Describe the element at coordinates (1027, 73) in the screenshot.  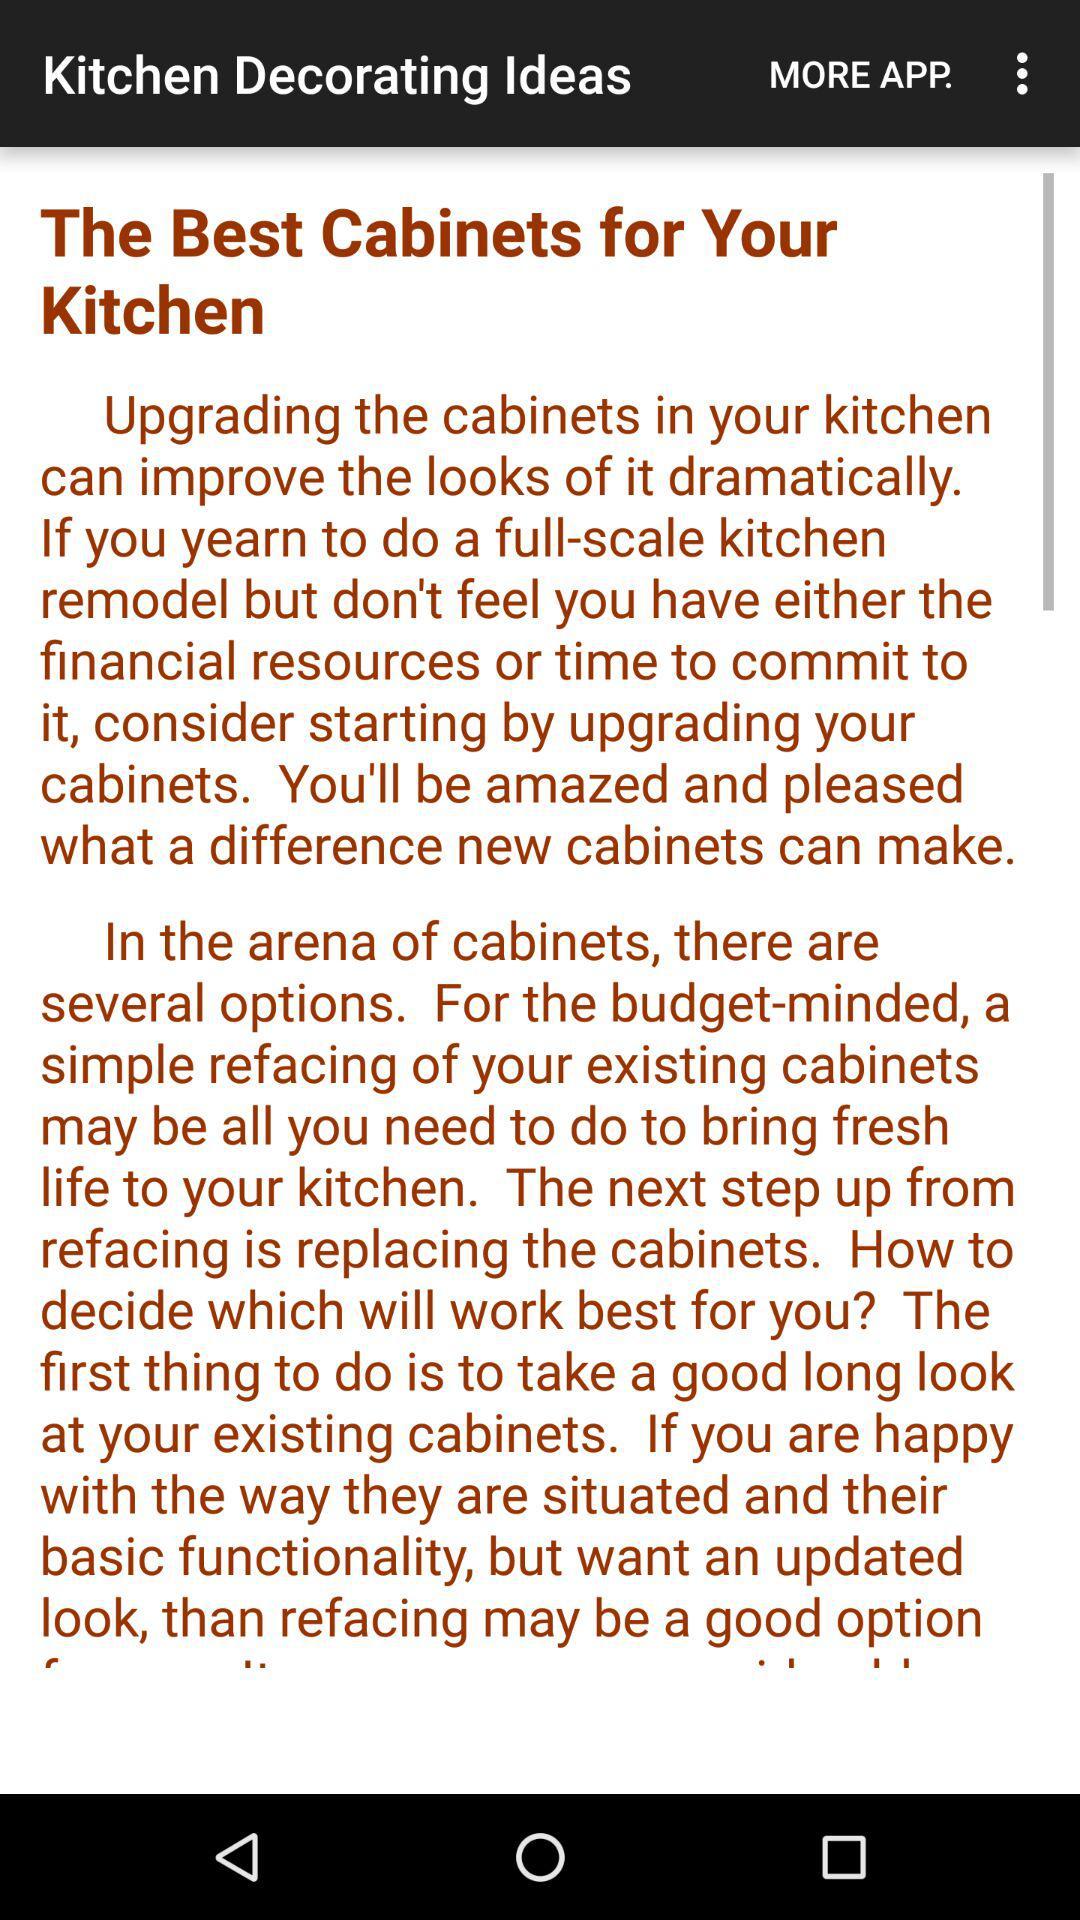
I see `item above the best cabinets item` at that location.